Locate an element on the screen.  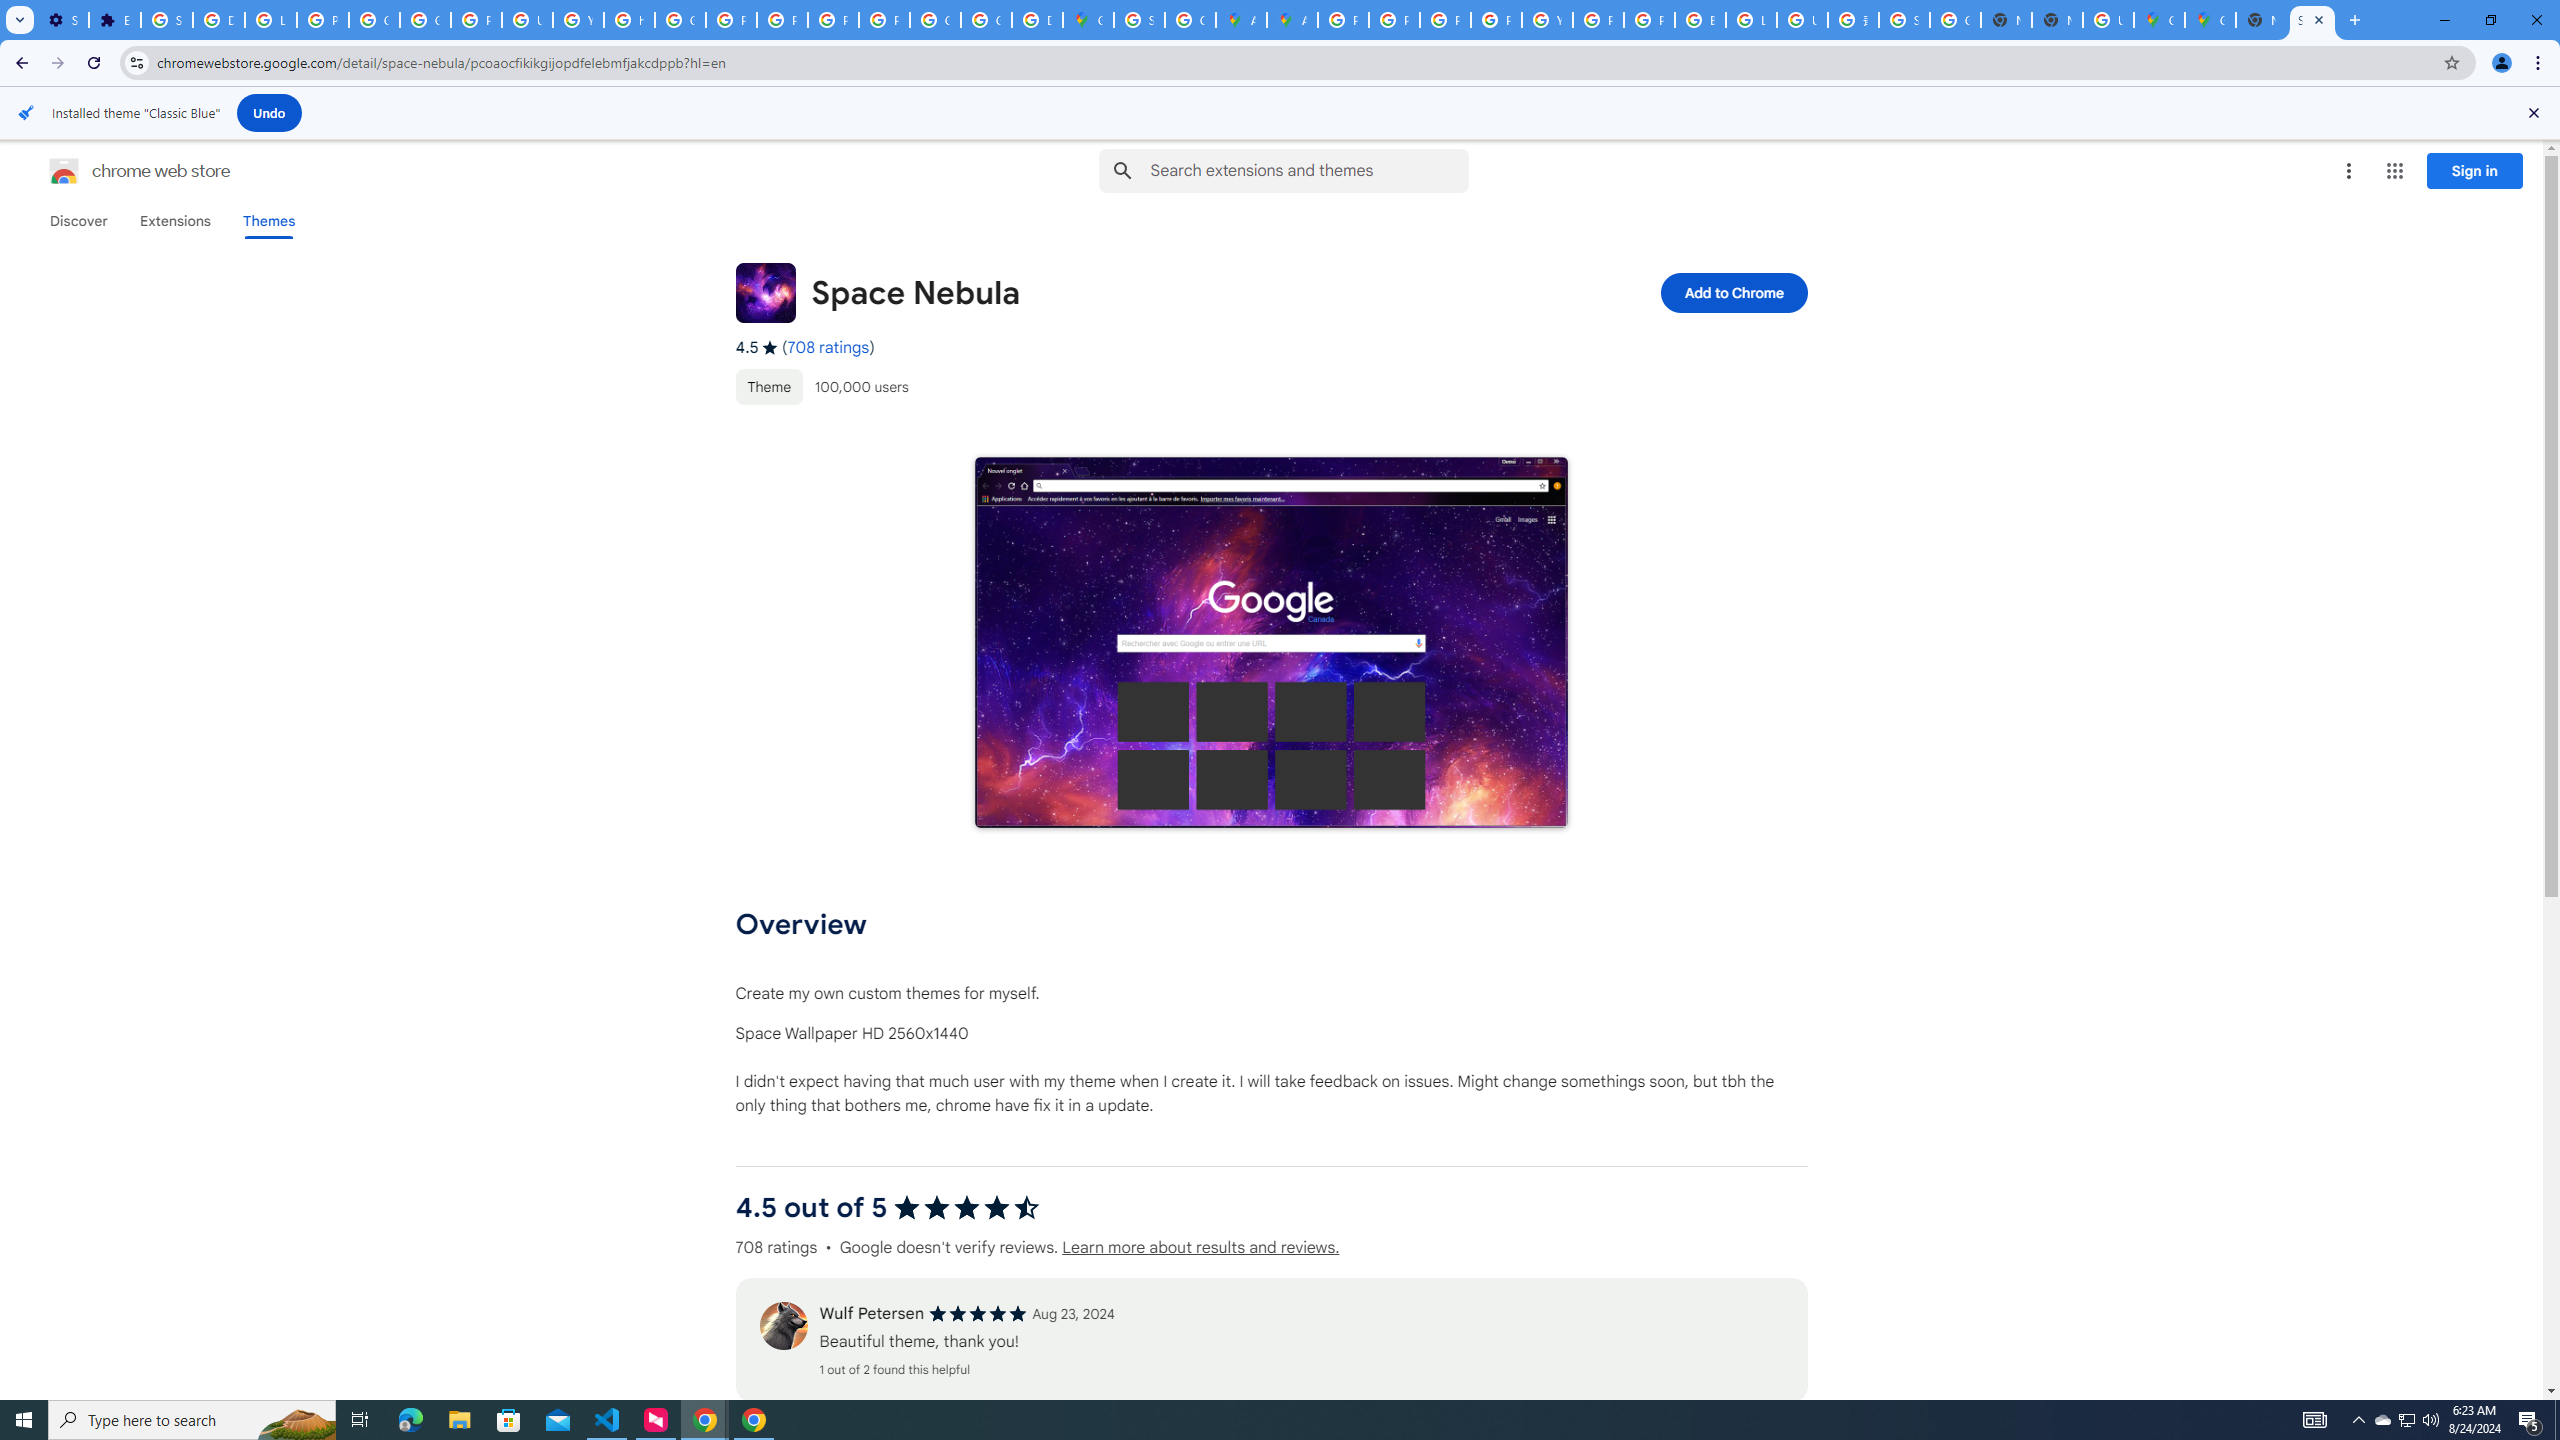
'YouTube' is located at coordinates (1546, 19).